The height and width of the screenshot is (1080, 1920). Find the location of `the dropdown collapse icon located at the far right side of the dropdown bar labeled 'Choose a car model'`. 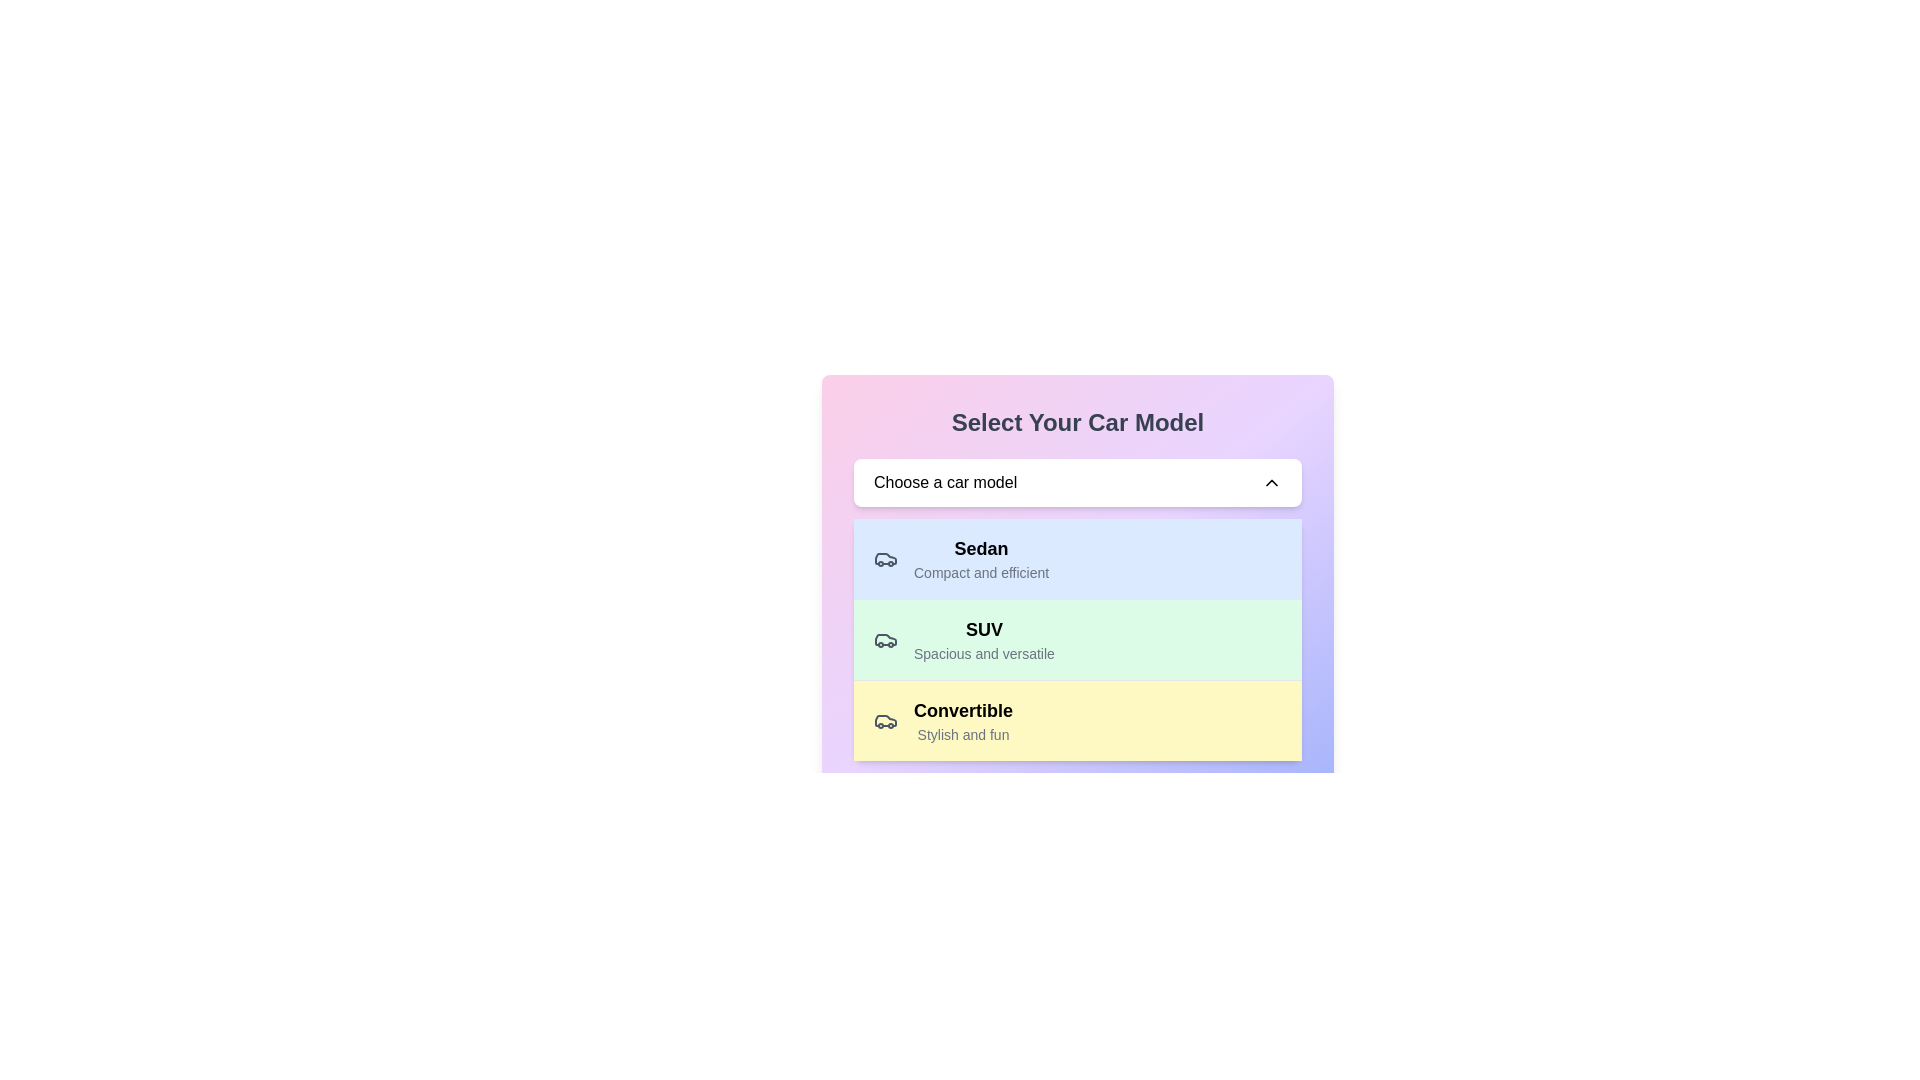

the dropdown collapse icon located at the far right side of the dropdown bar labeled 'Choose a car model' is located at coordinates (1271, 482).